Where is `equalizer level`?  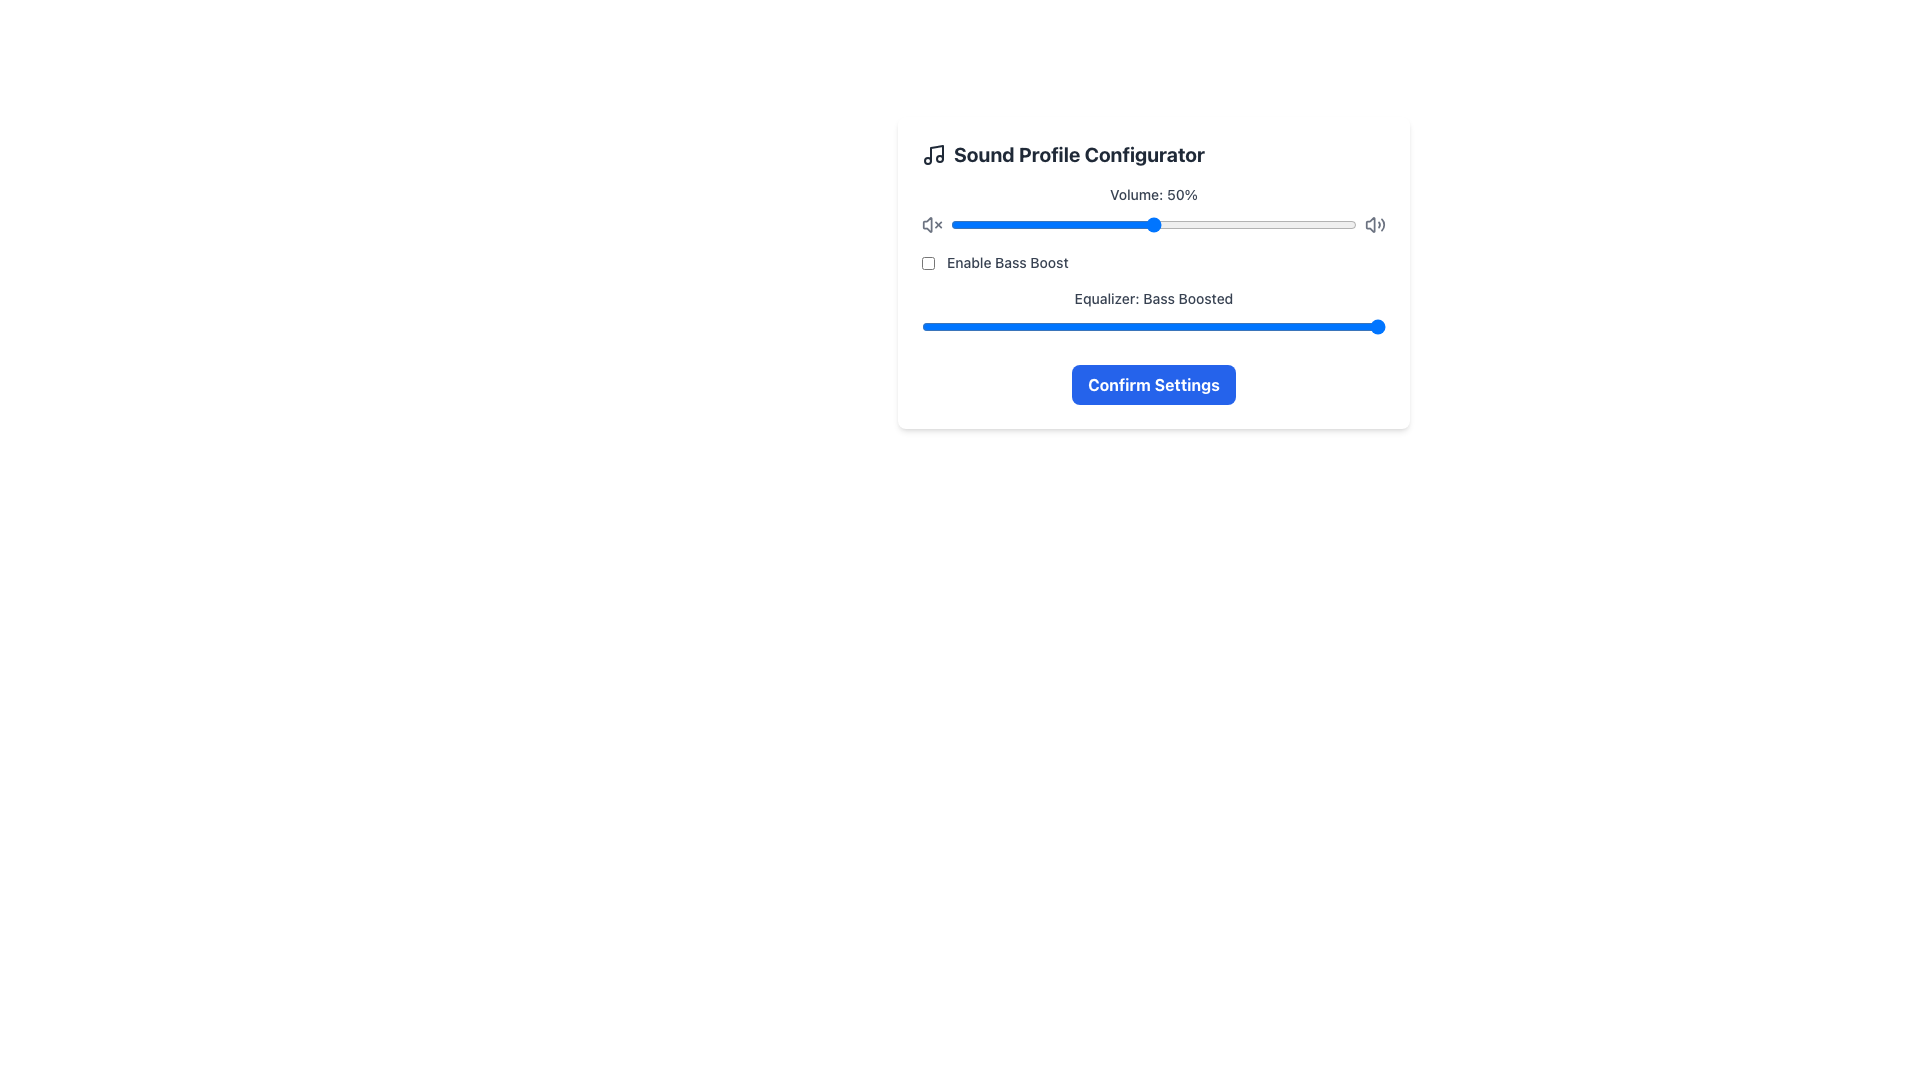 equalizer level is located at coordinates (920, 326).